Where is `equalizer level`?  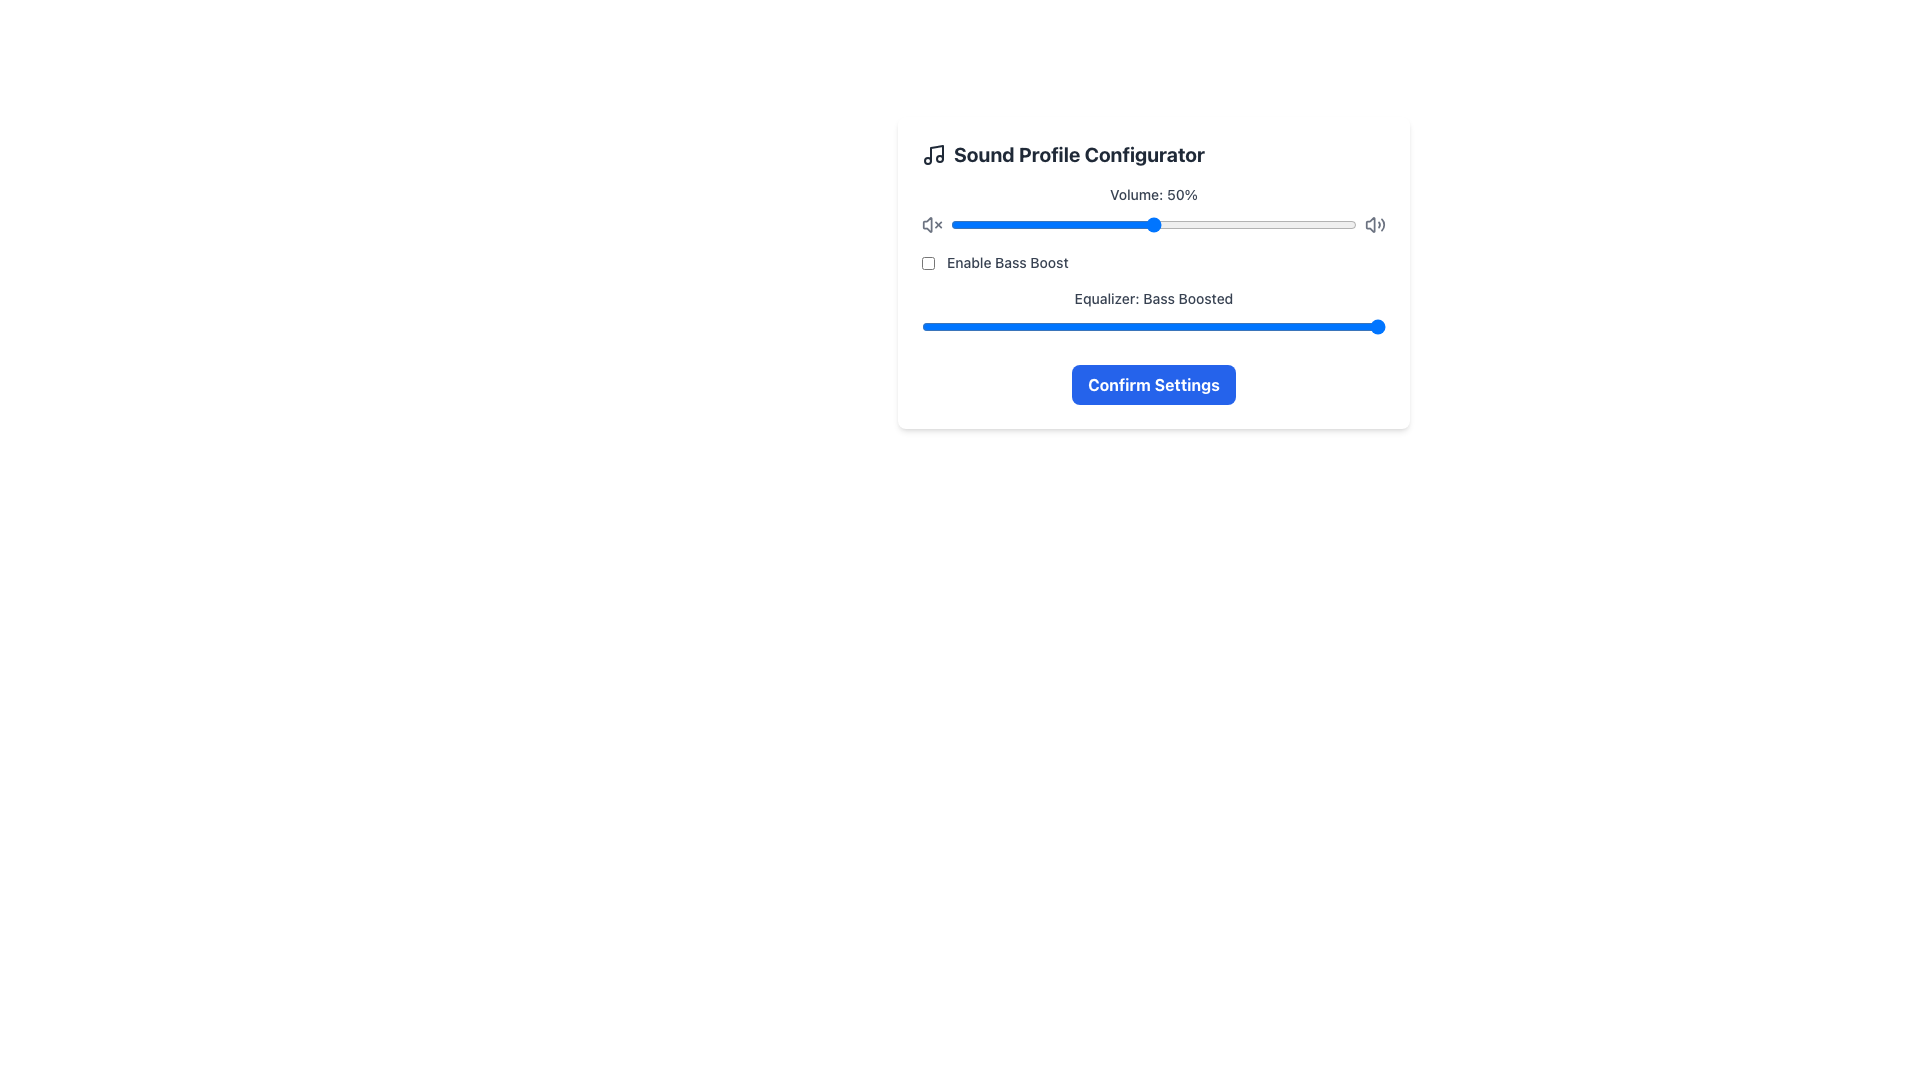 equalizer level is located at coordinates (920, 326).